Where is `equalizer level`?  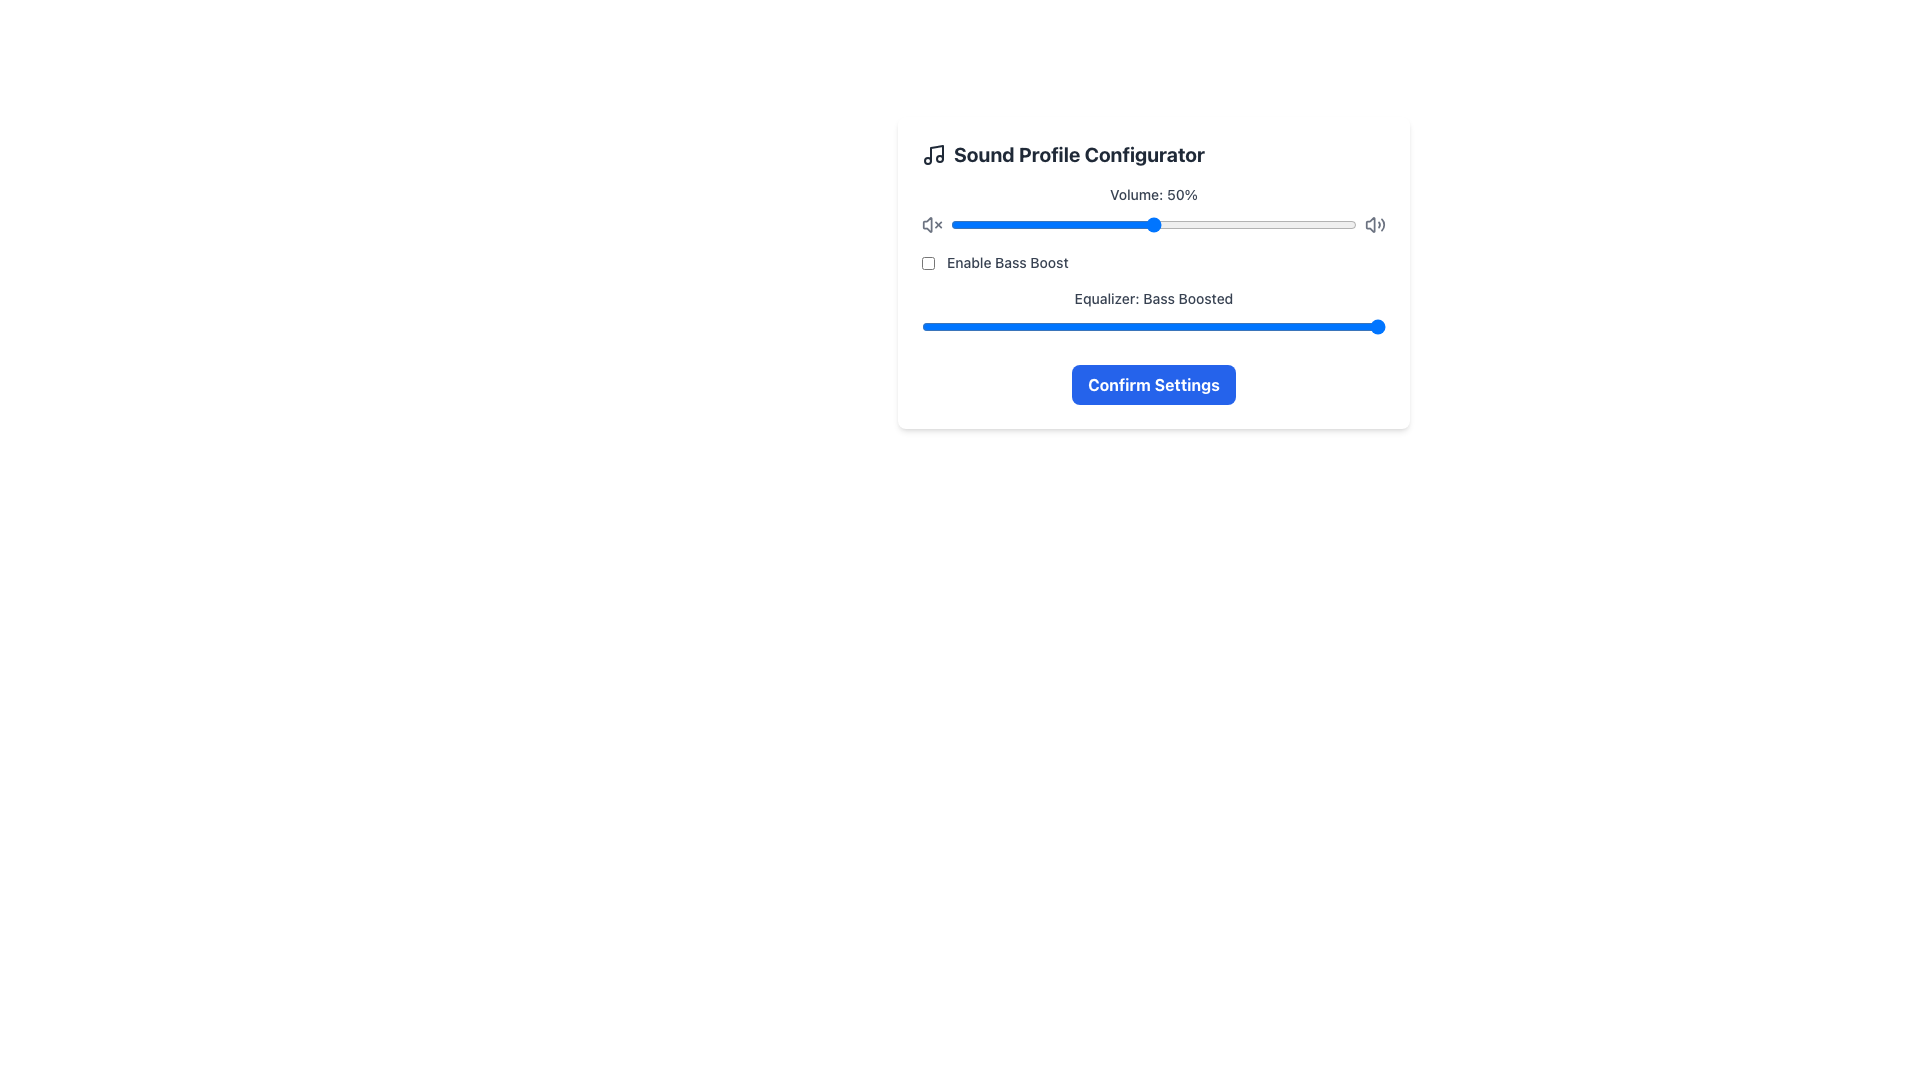 equalizer level is located at coordinates (920, 326).